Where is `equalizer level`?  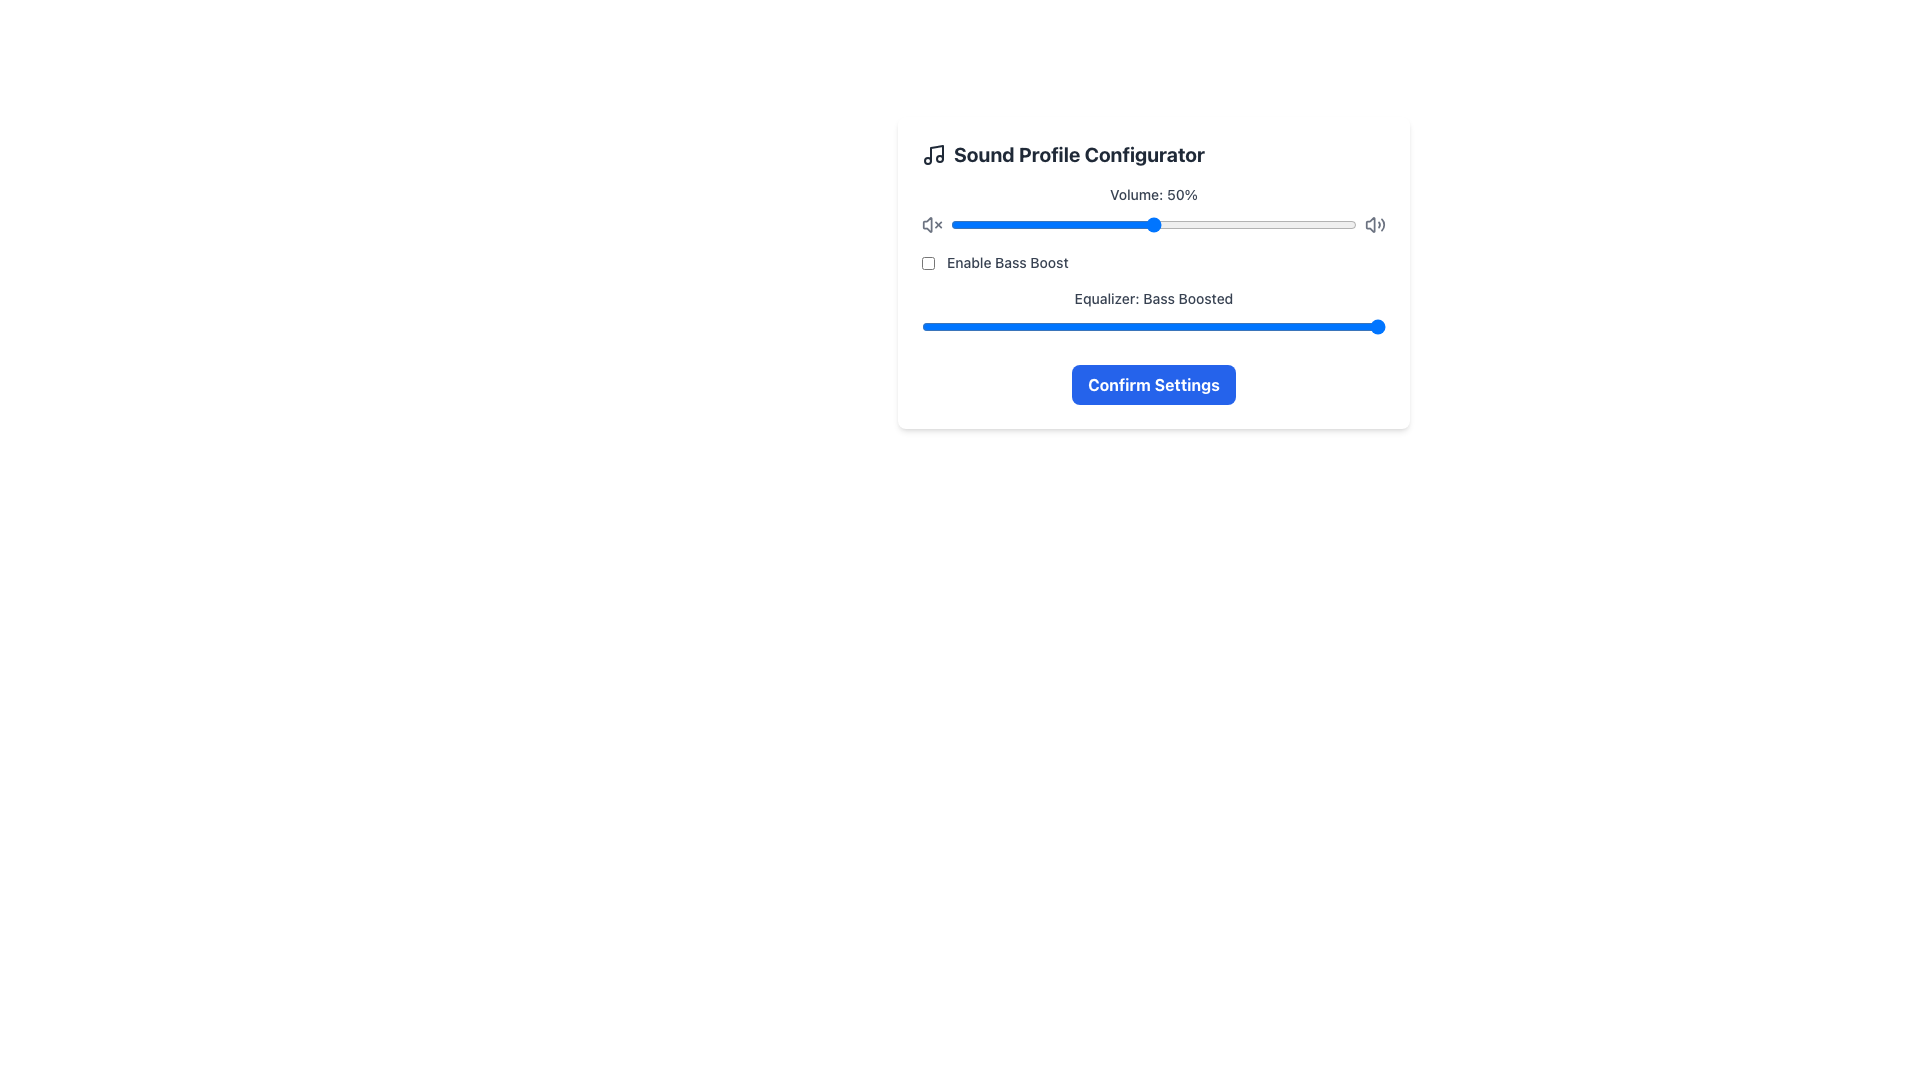 equalizer level is located at coordinates (920, 326).